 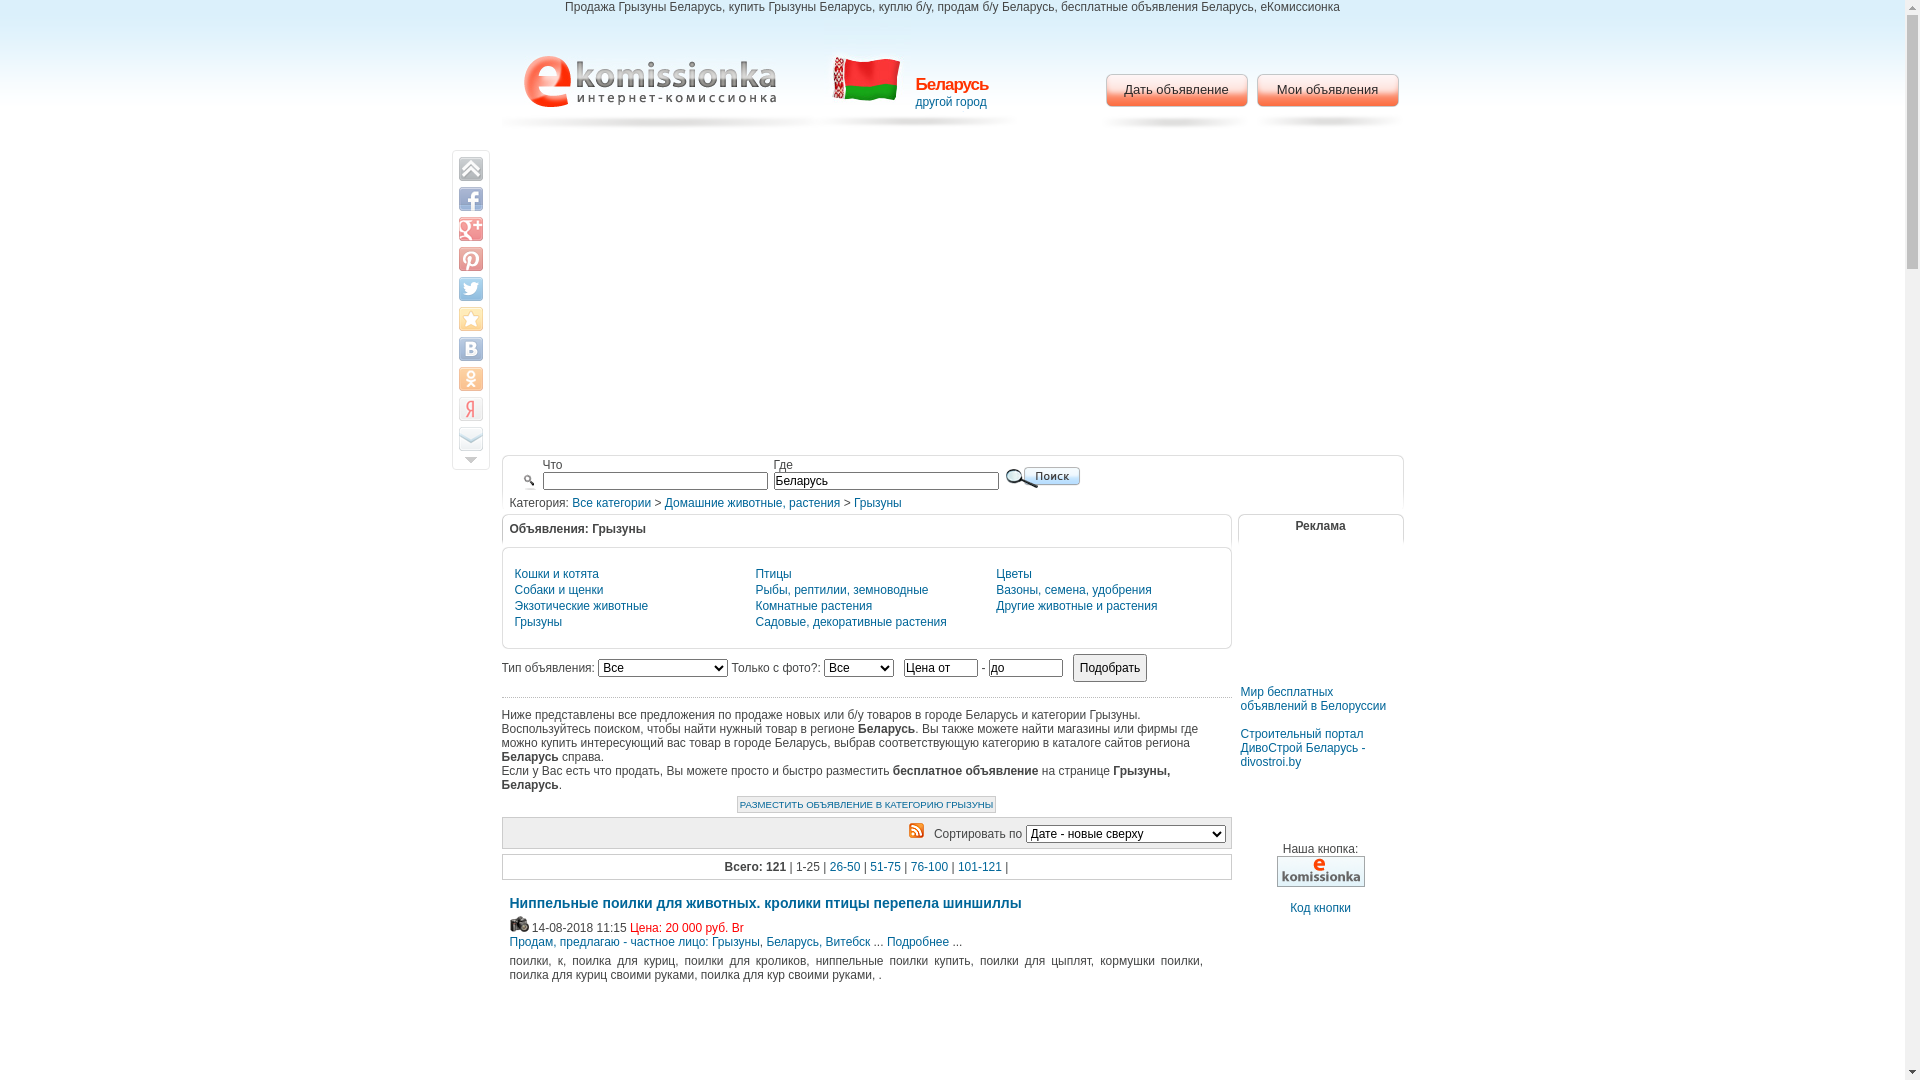 I want to click on 'Pin It', so click(x=469, y=257).